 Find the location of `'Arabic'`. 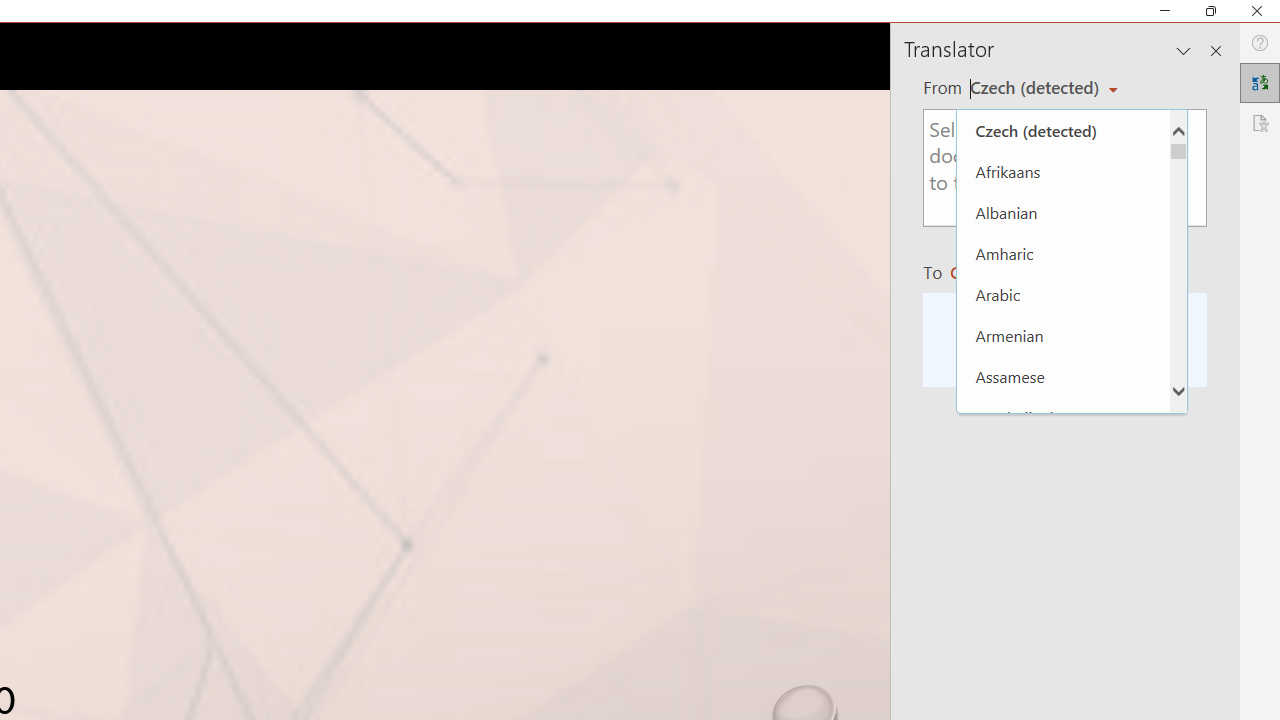

'Arabic' is located at coordinates (1062, 294).